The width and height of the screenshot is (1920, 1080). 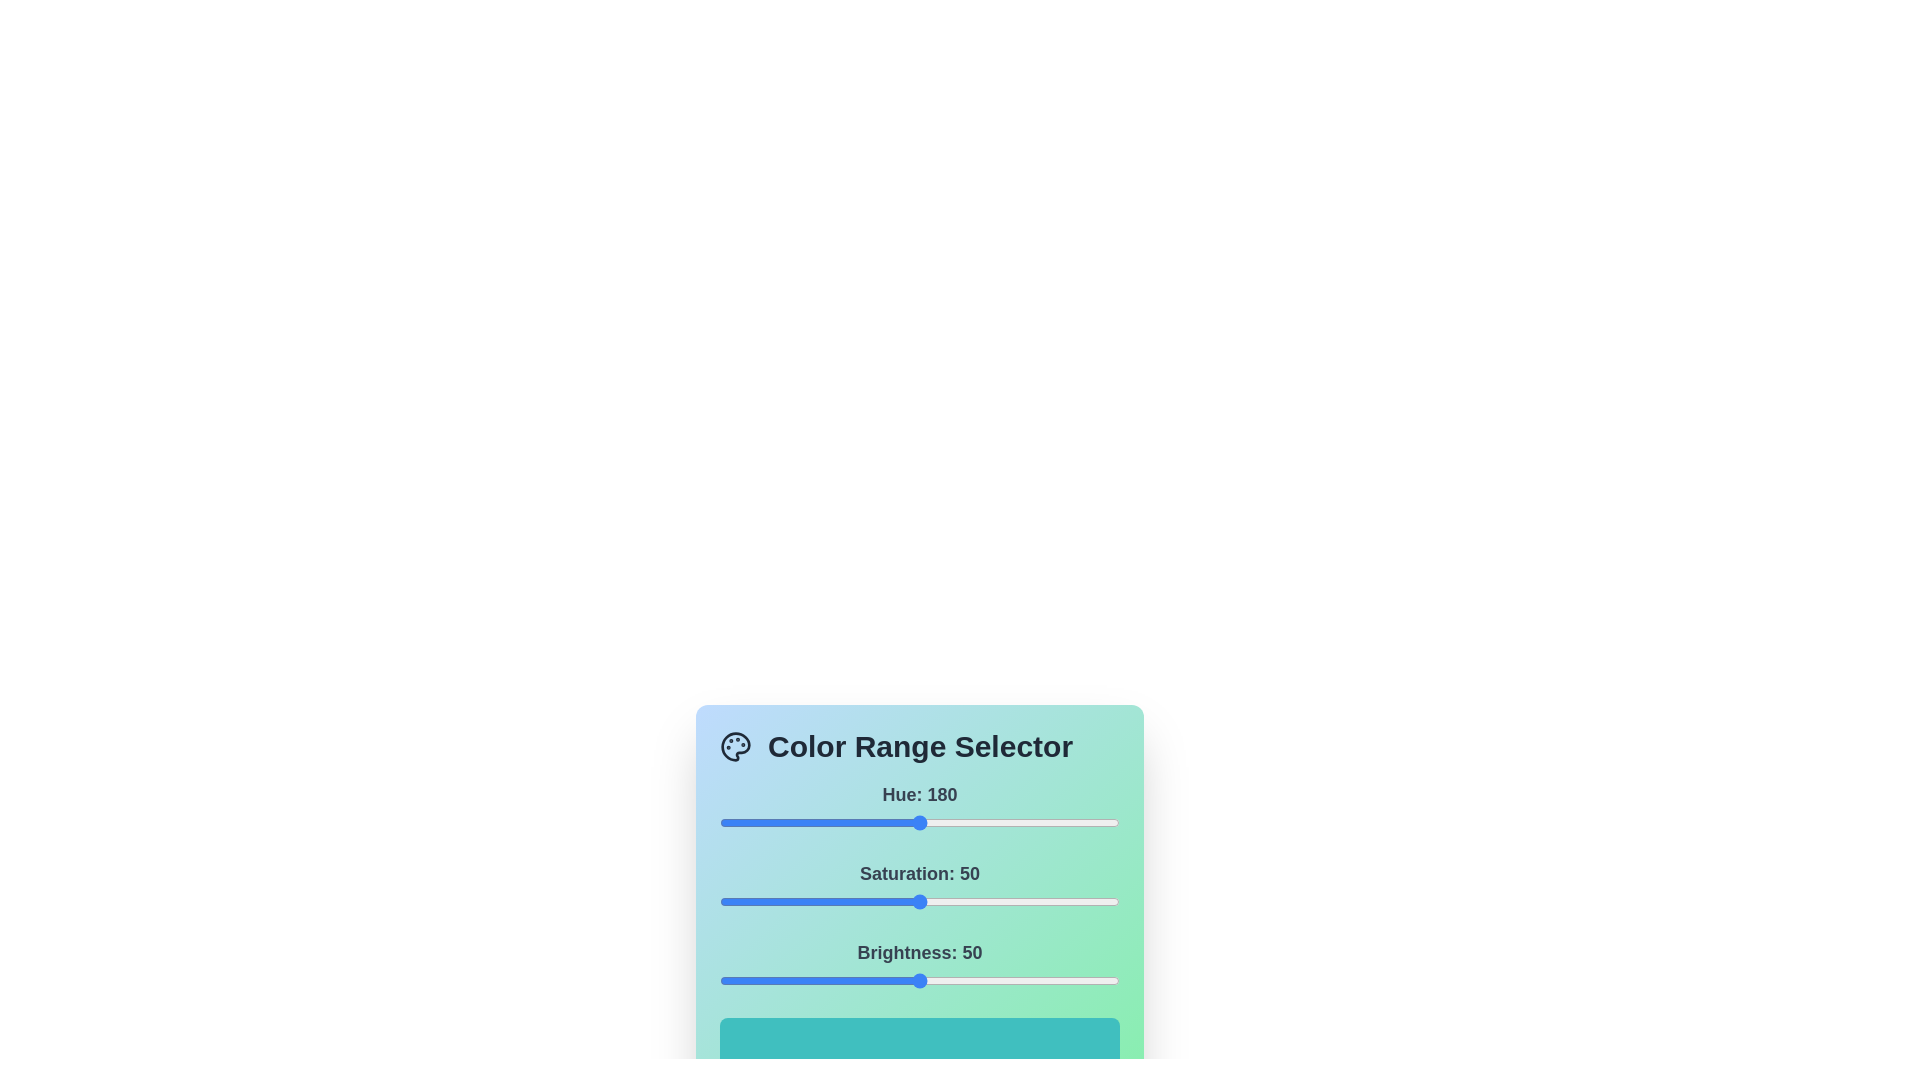 What do you see at coordinates (939, 902) in the screenshot?
I see `the 1 slider to 55` at bounding box center [939, 902].